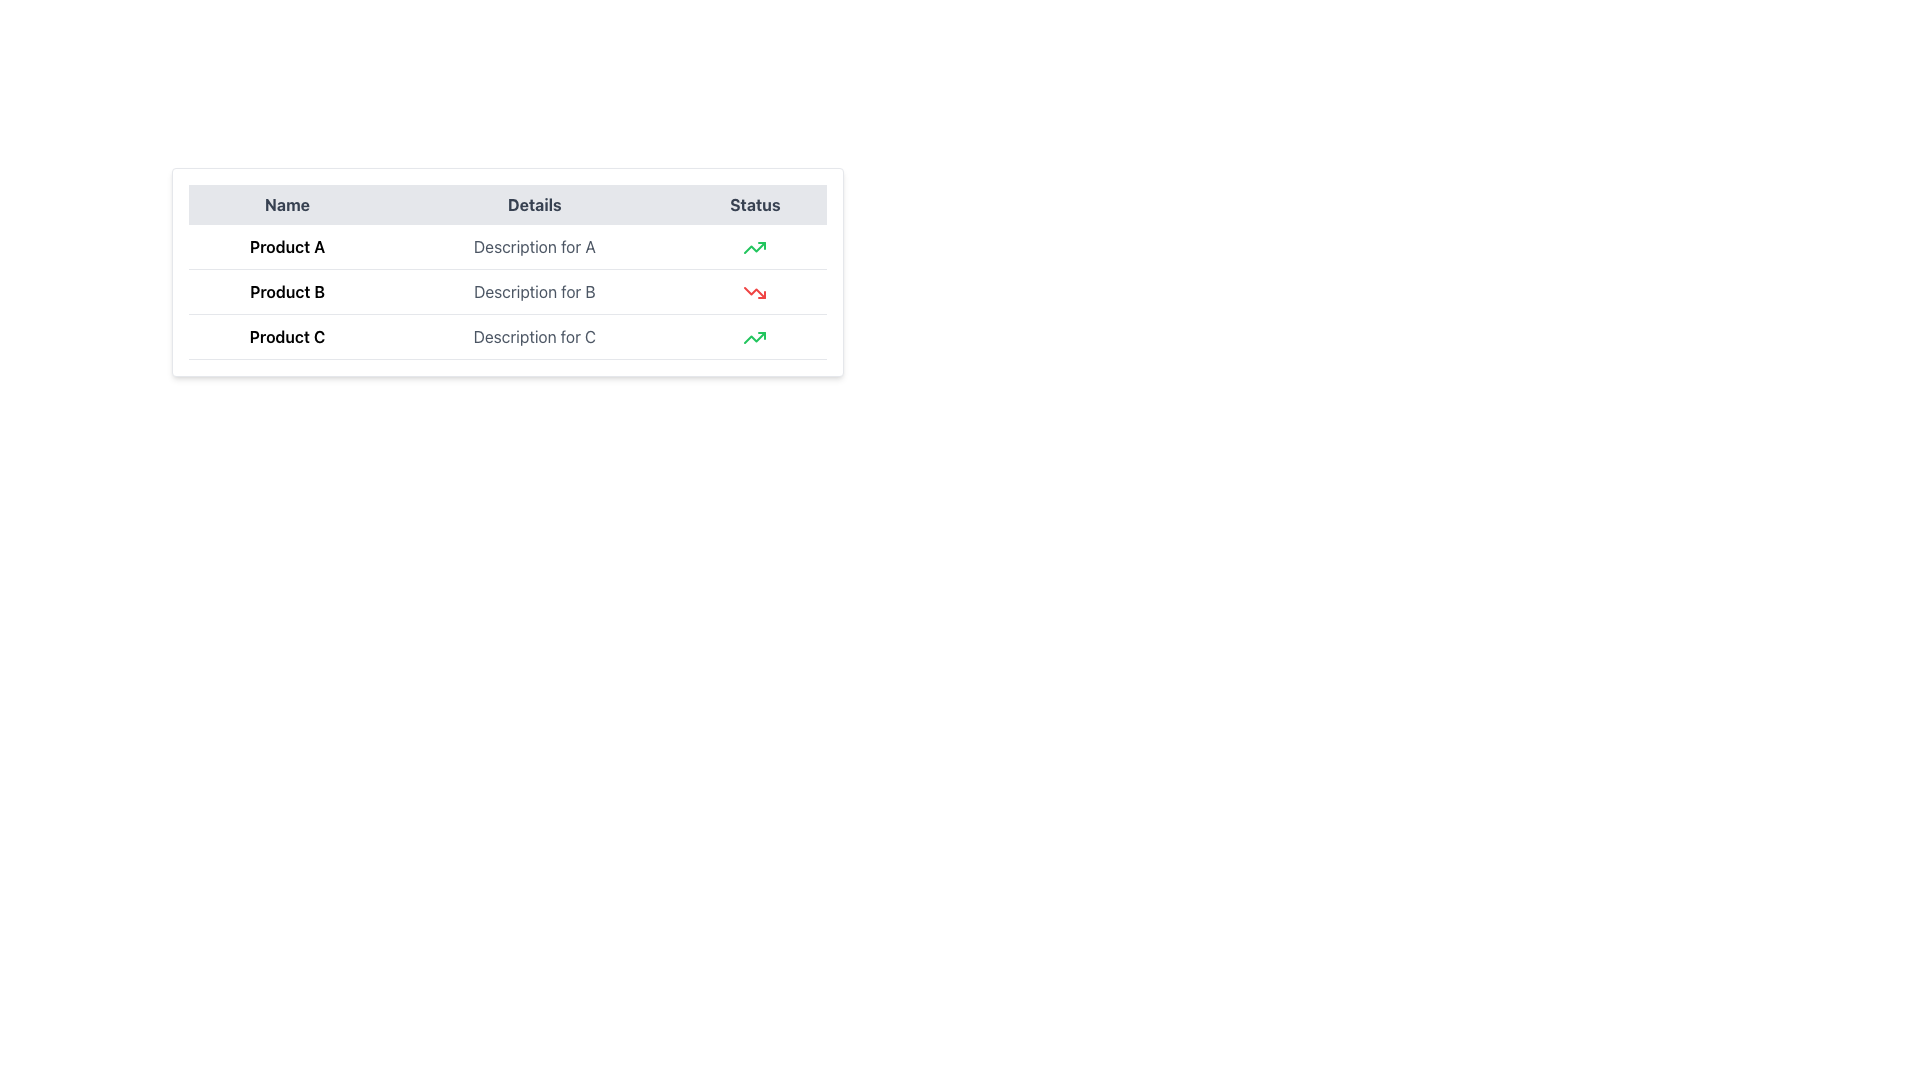 This screenshot has width=1920, height=1080. What do you see at coordinates (508, 335) in the screenshot?
I see `the third row in the table displaying 'Product C', which contains a description and a green upward trending icon` at bounding box center [508, 335].